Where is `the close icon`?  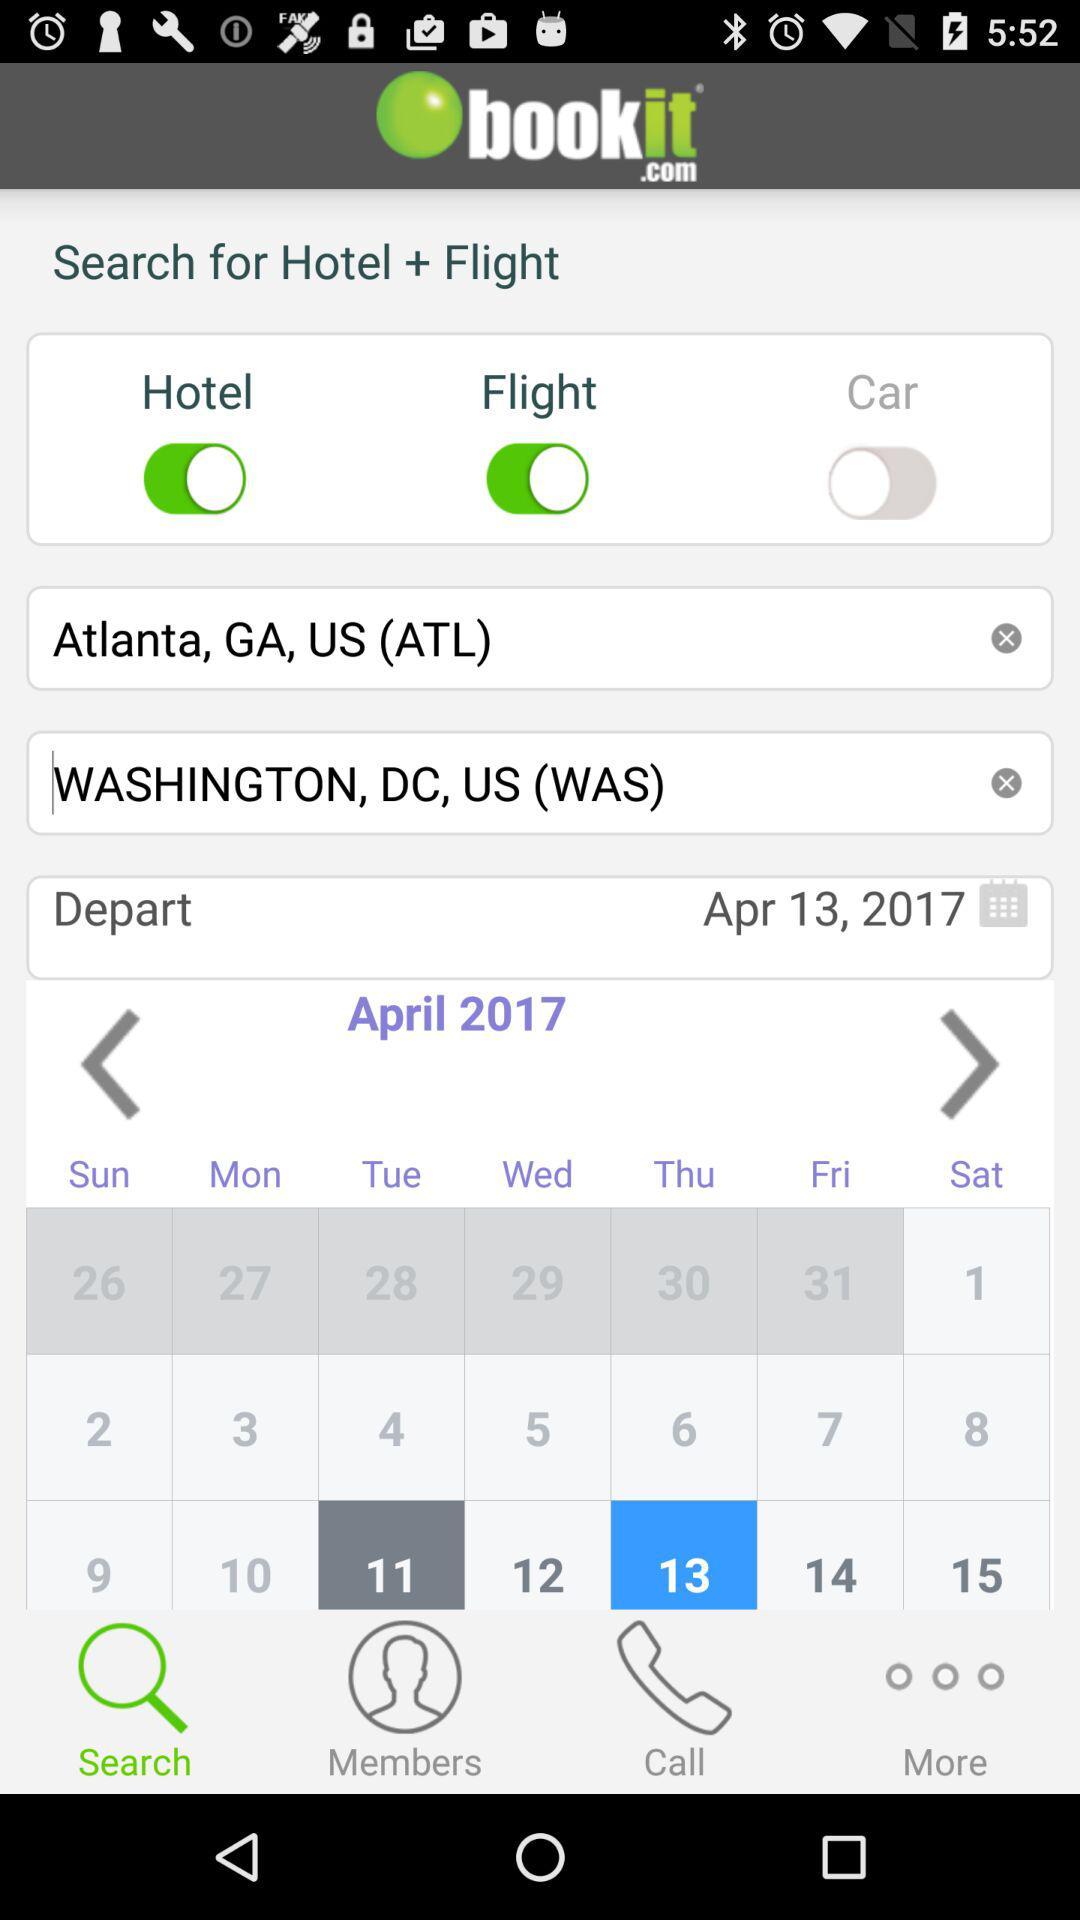 the close icon is located at coordinates (1006, 838).